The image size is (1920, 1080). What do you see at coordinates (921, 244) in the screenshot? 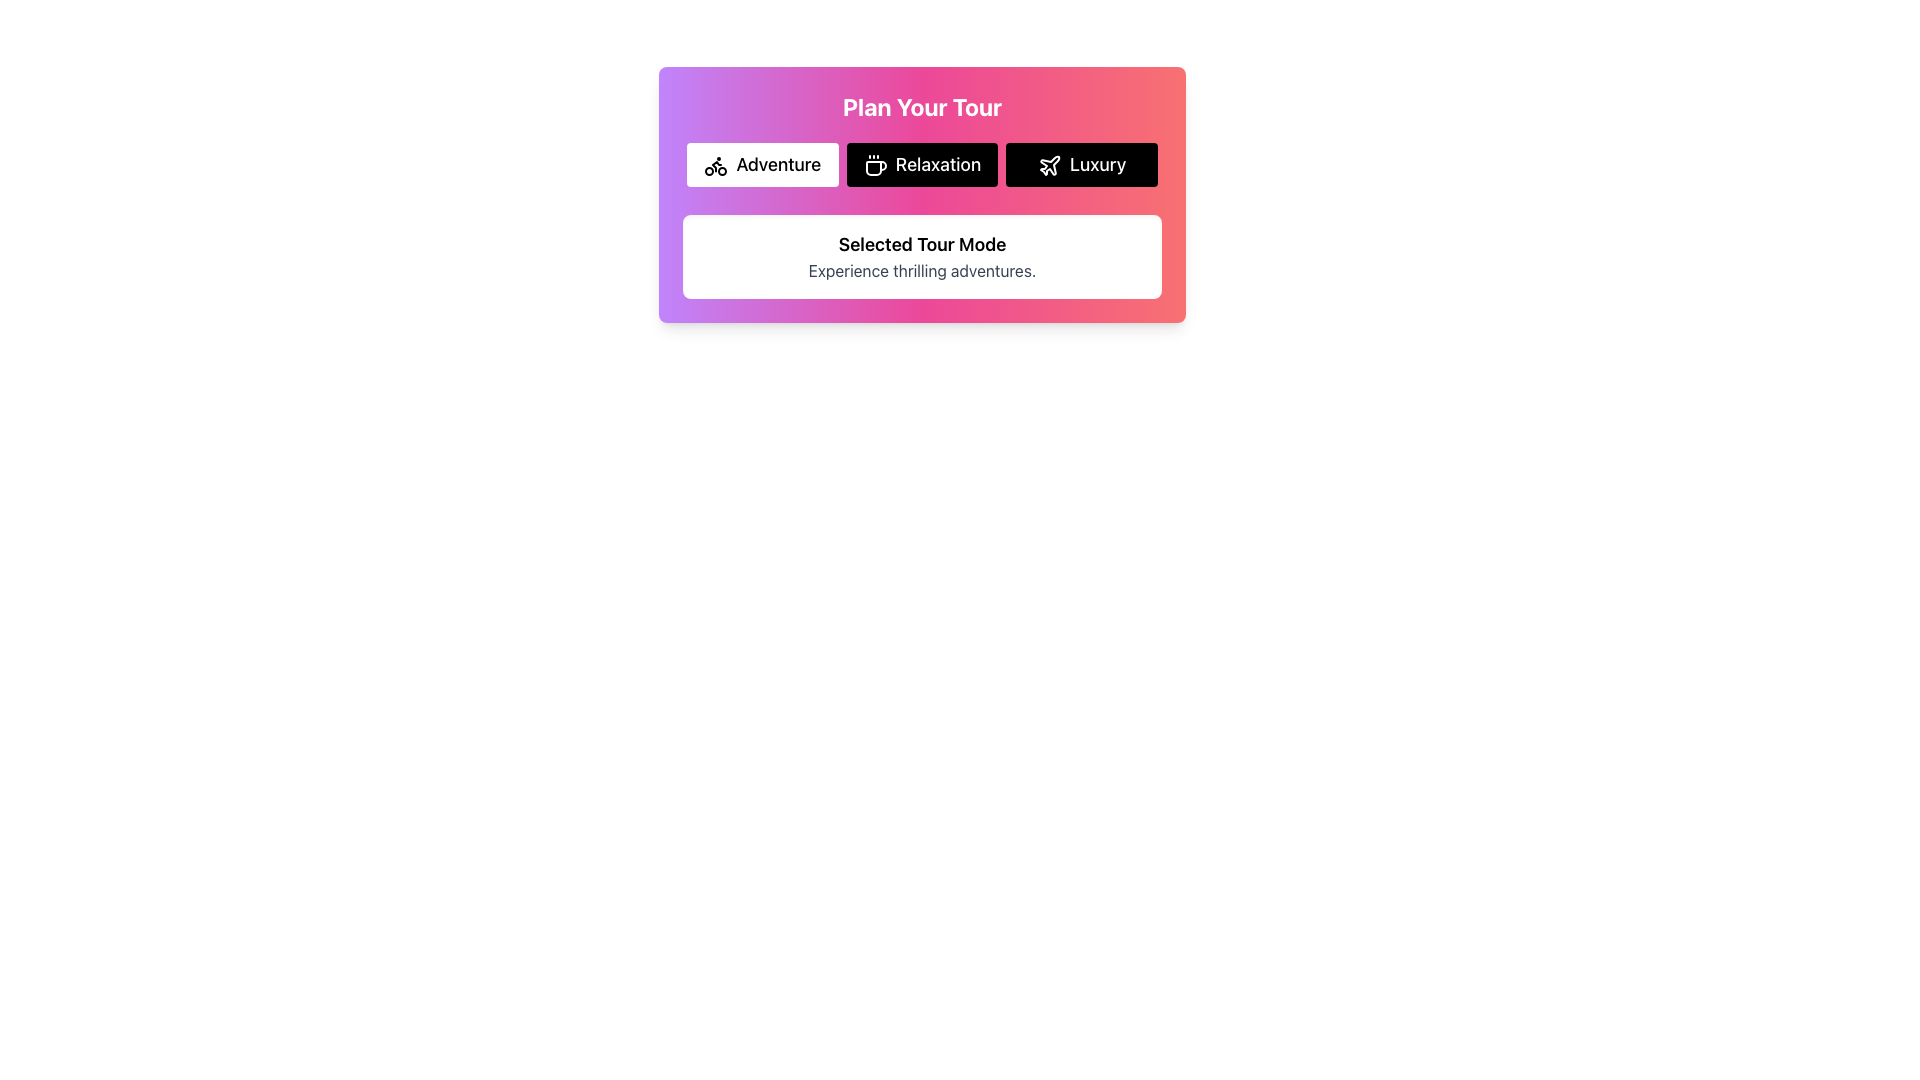
I see `the Text Label that serves as the title for the selected tour mode section, located above the subtitle 'Experience thrilling adventures.'` at bounding box center [921, 244].